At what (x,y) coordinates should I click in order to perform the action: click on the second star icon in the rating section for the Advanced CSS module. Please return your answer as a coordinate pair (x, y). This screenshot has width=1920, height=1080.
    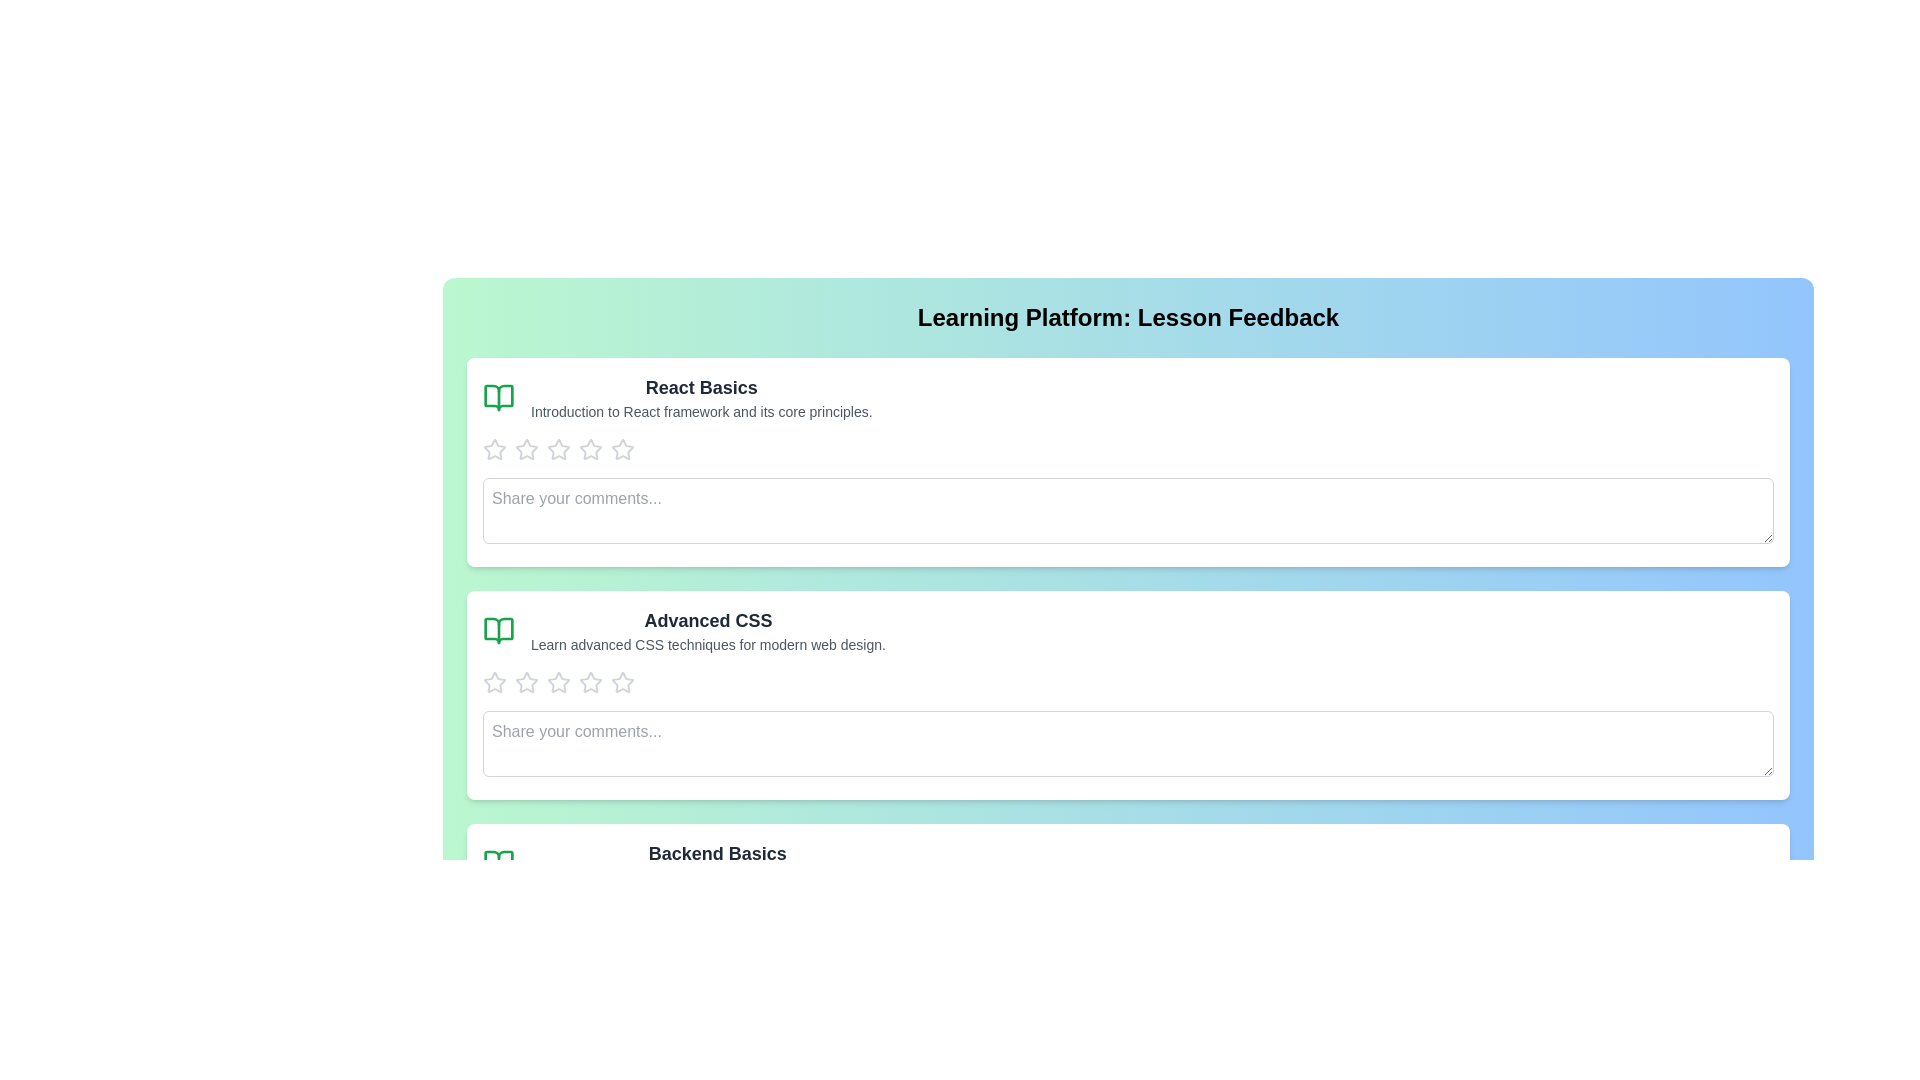
    Looking at the image, I should click on (589, 681).